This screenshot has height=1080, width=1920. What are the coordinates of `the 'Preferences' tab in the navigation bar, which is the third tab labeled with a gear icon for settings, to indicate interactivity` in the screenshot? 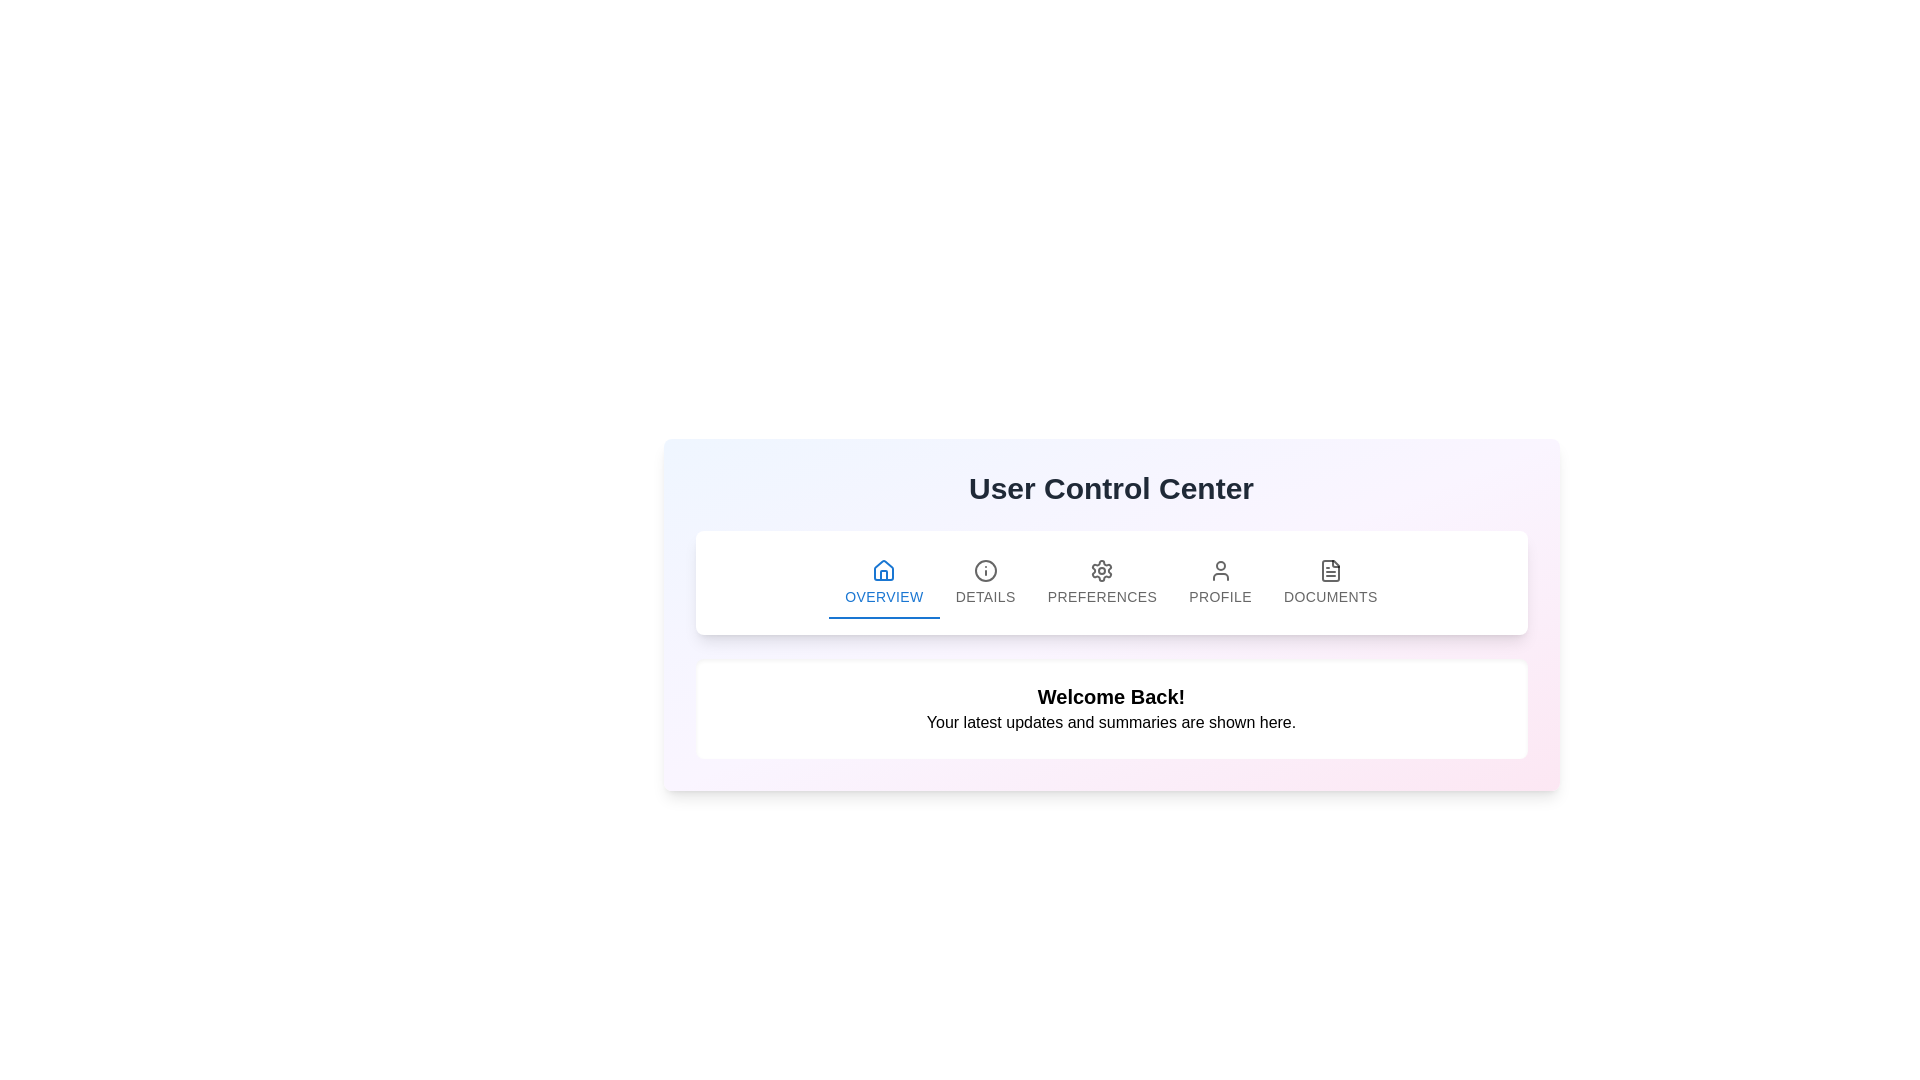 It's located at (1110, 582).